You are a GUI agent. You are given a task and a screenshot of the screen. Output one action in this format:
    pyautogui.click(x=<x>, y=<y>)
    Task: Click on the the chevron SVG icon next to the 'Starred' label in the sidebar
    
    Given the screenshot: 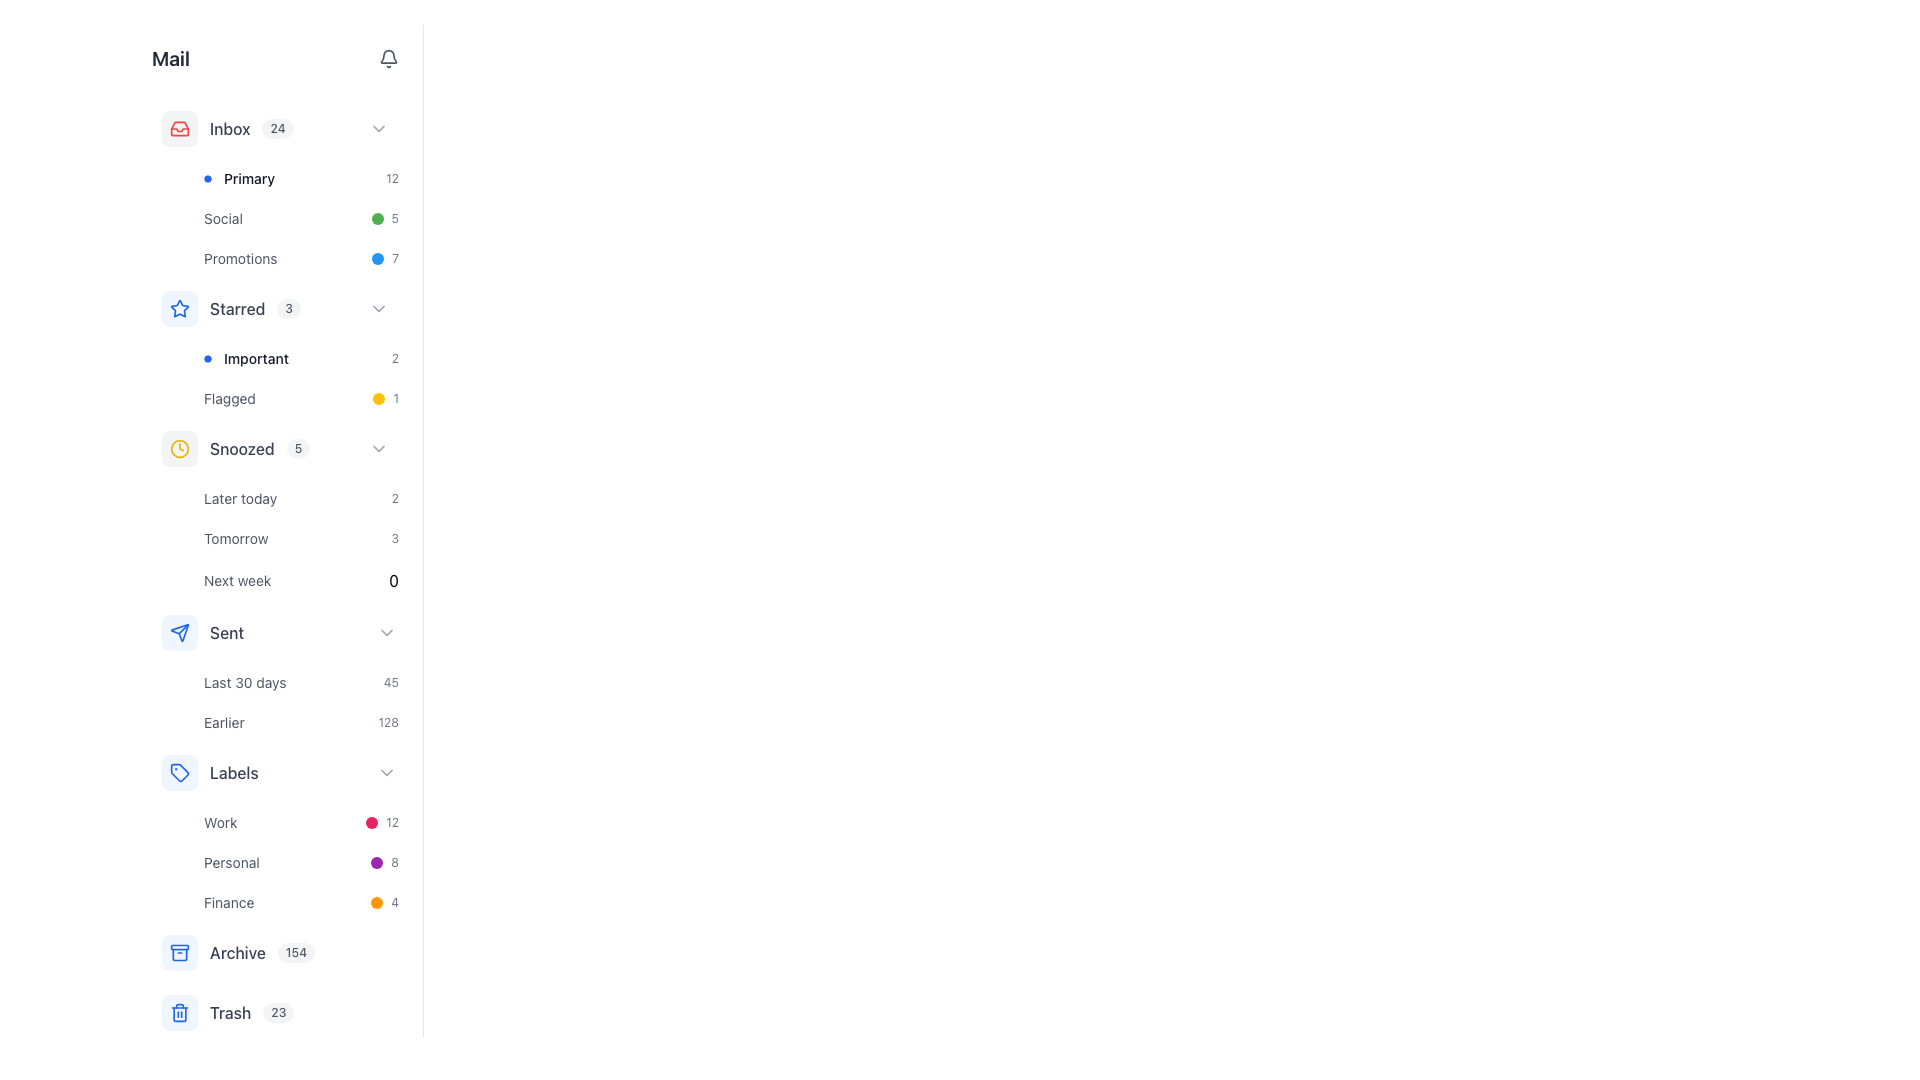 What is the action you would take?
    pyautogui.click(x=379, y=308)
    